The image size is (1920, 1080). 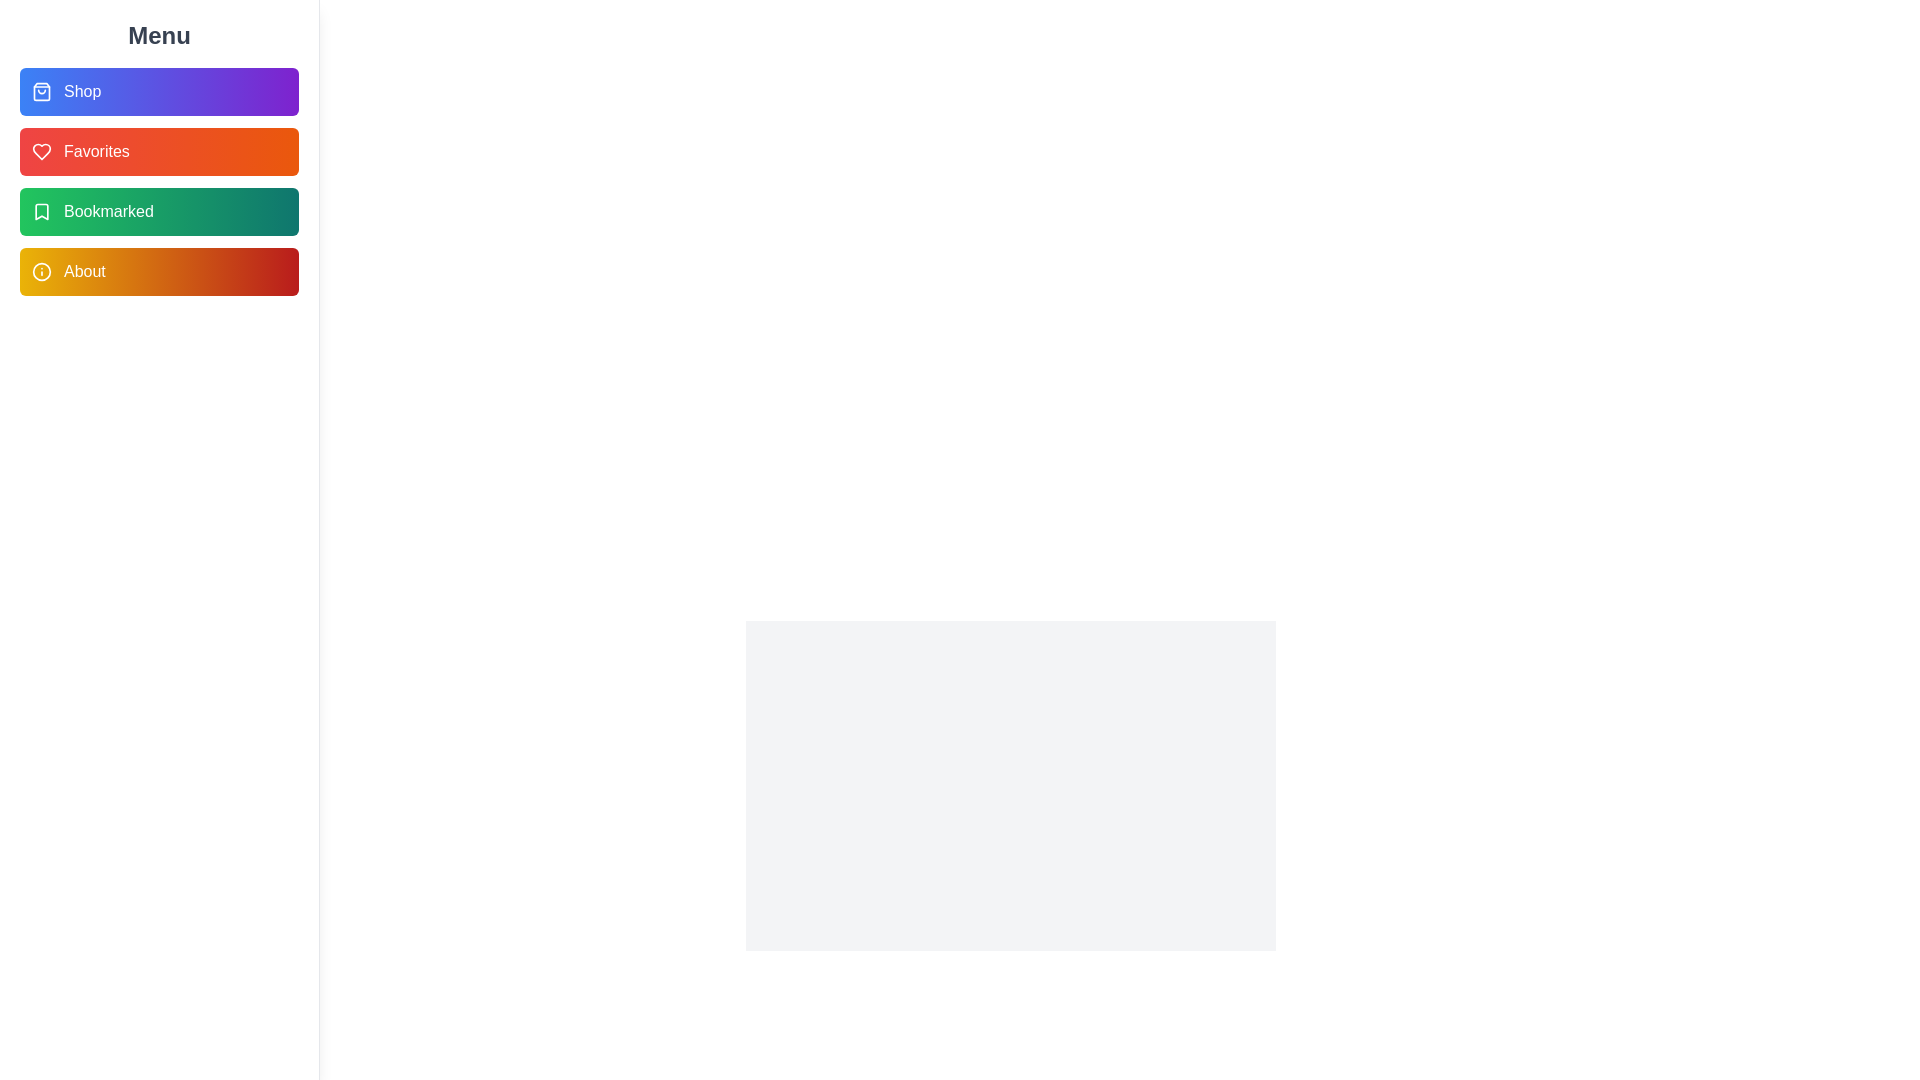 What do you see at coordinates (42, 42) in the screenshot?
I see `toggle button to open or close the menu drawer` at bounding box center [42, 42].